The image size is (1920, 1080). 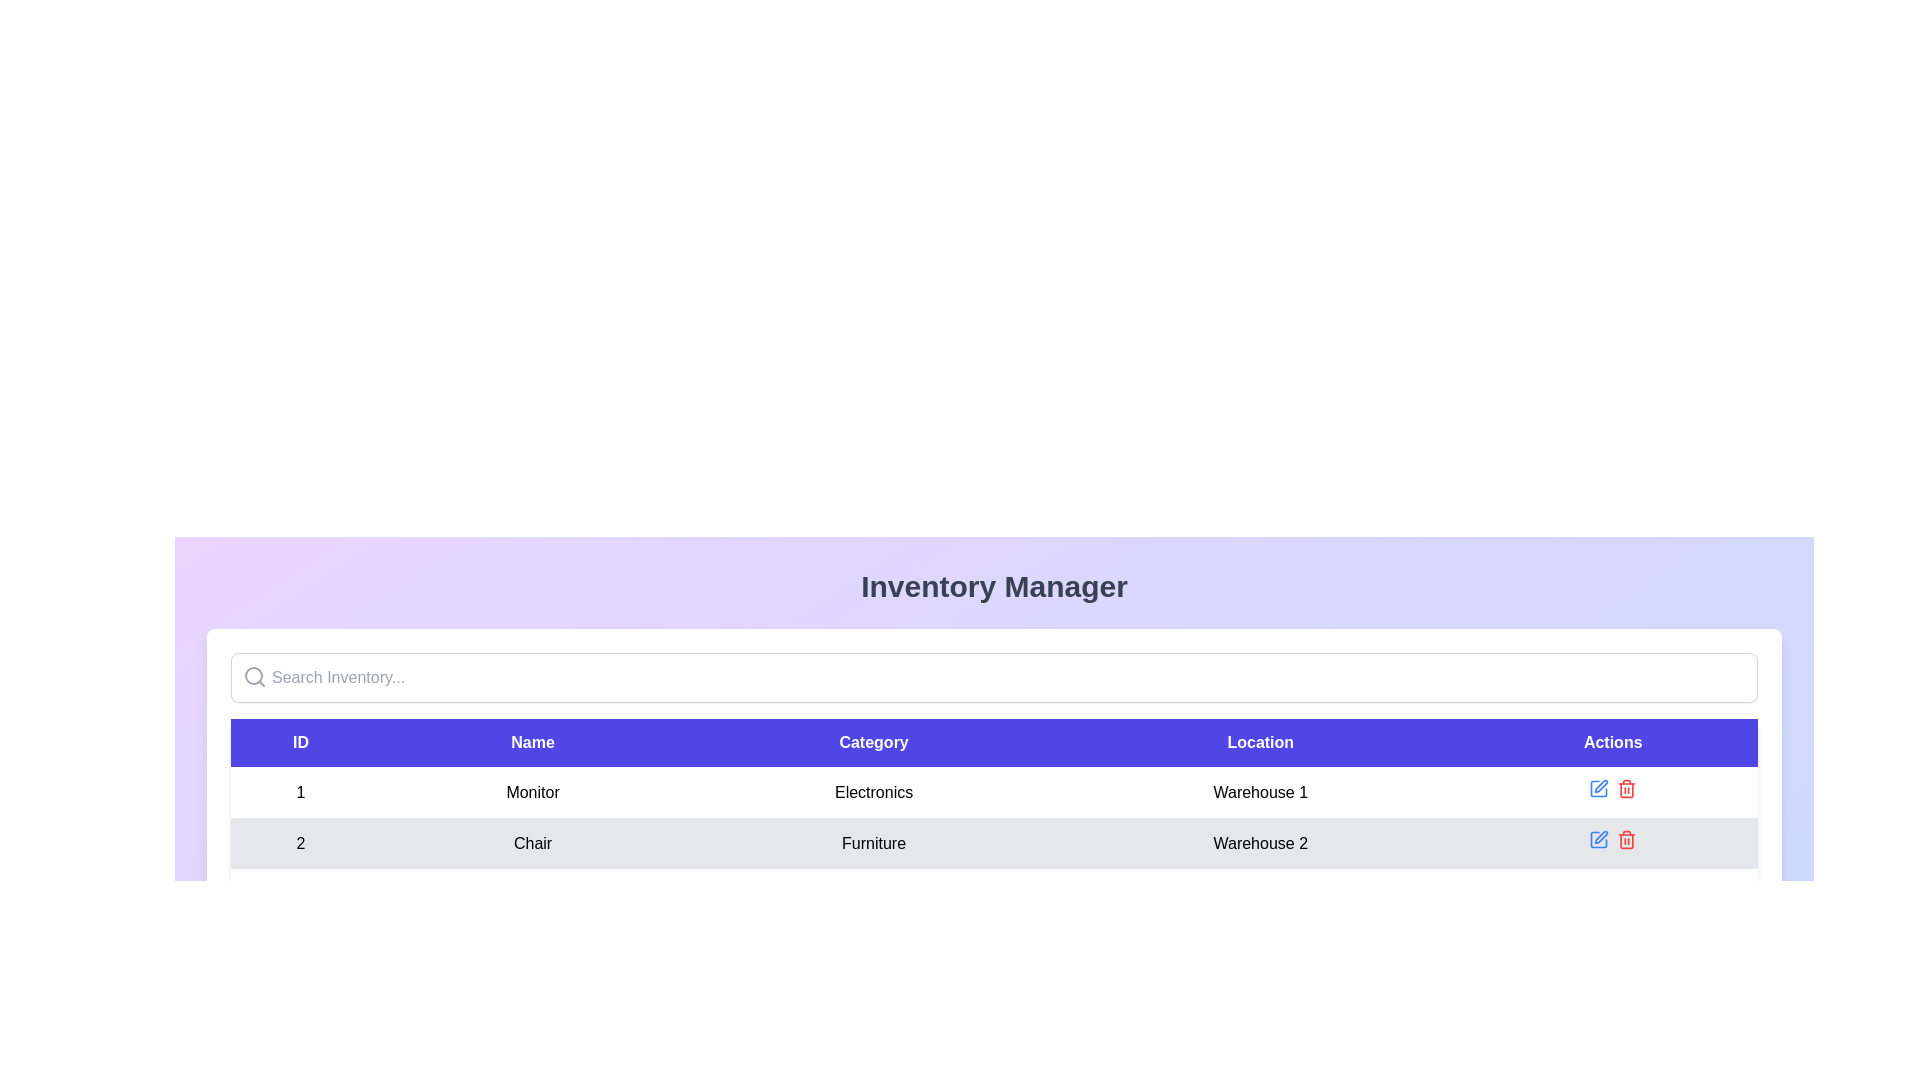 What do you see at coordinates (874, 791) in the screenshot?
I see `text label indicating that the item 'Monitor' belongs to the 'Electronics' category, located in the 'Category' column of the first data row in the inventory table` at bounding box center [874, 791].